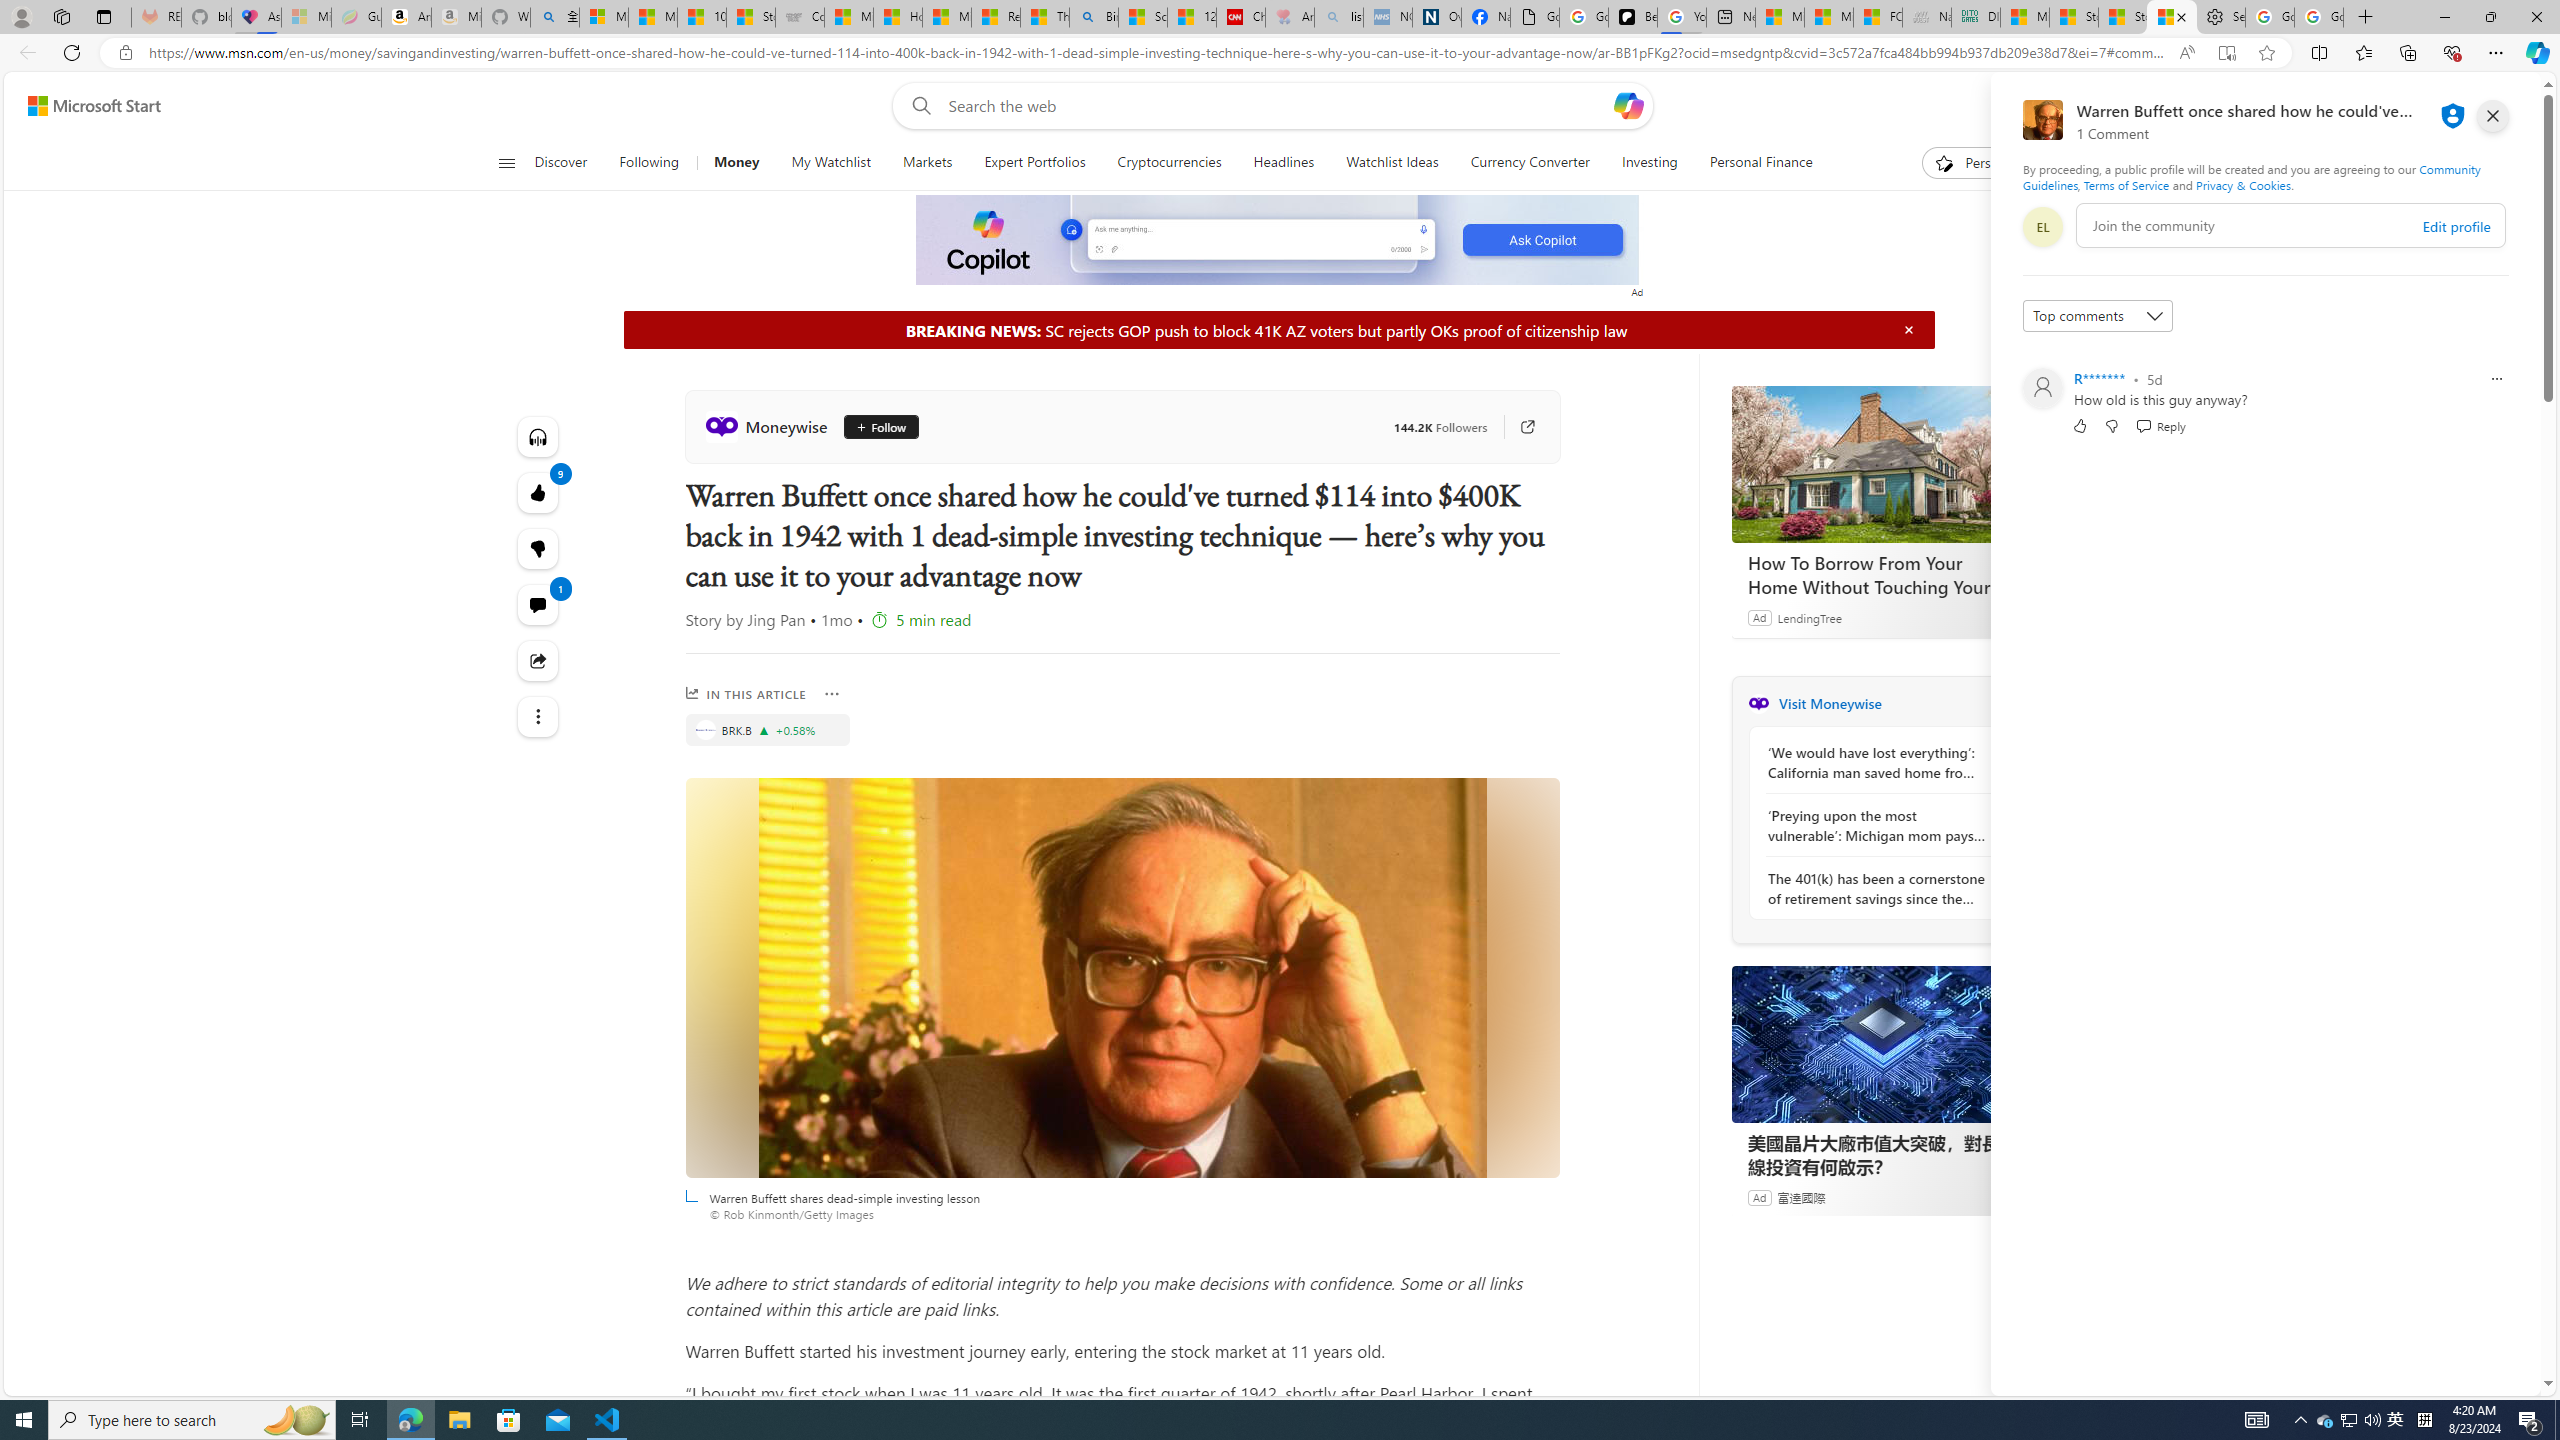 Image resolution: width=2560 pixels, height=1440 pixels. Describe the element at coordinates (505, 161) in the screenshot. I see `'Open navigation menu'` at that location.